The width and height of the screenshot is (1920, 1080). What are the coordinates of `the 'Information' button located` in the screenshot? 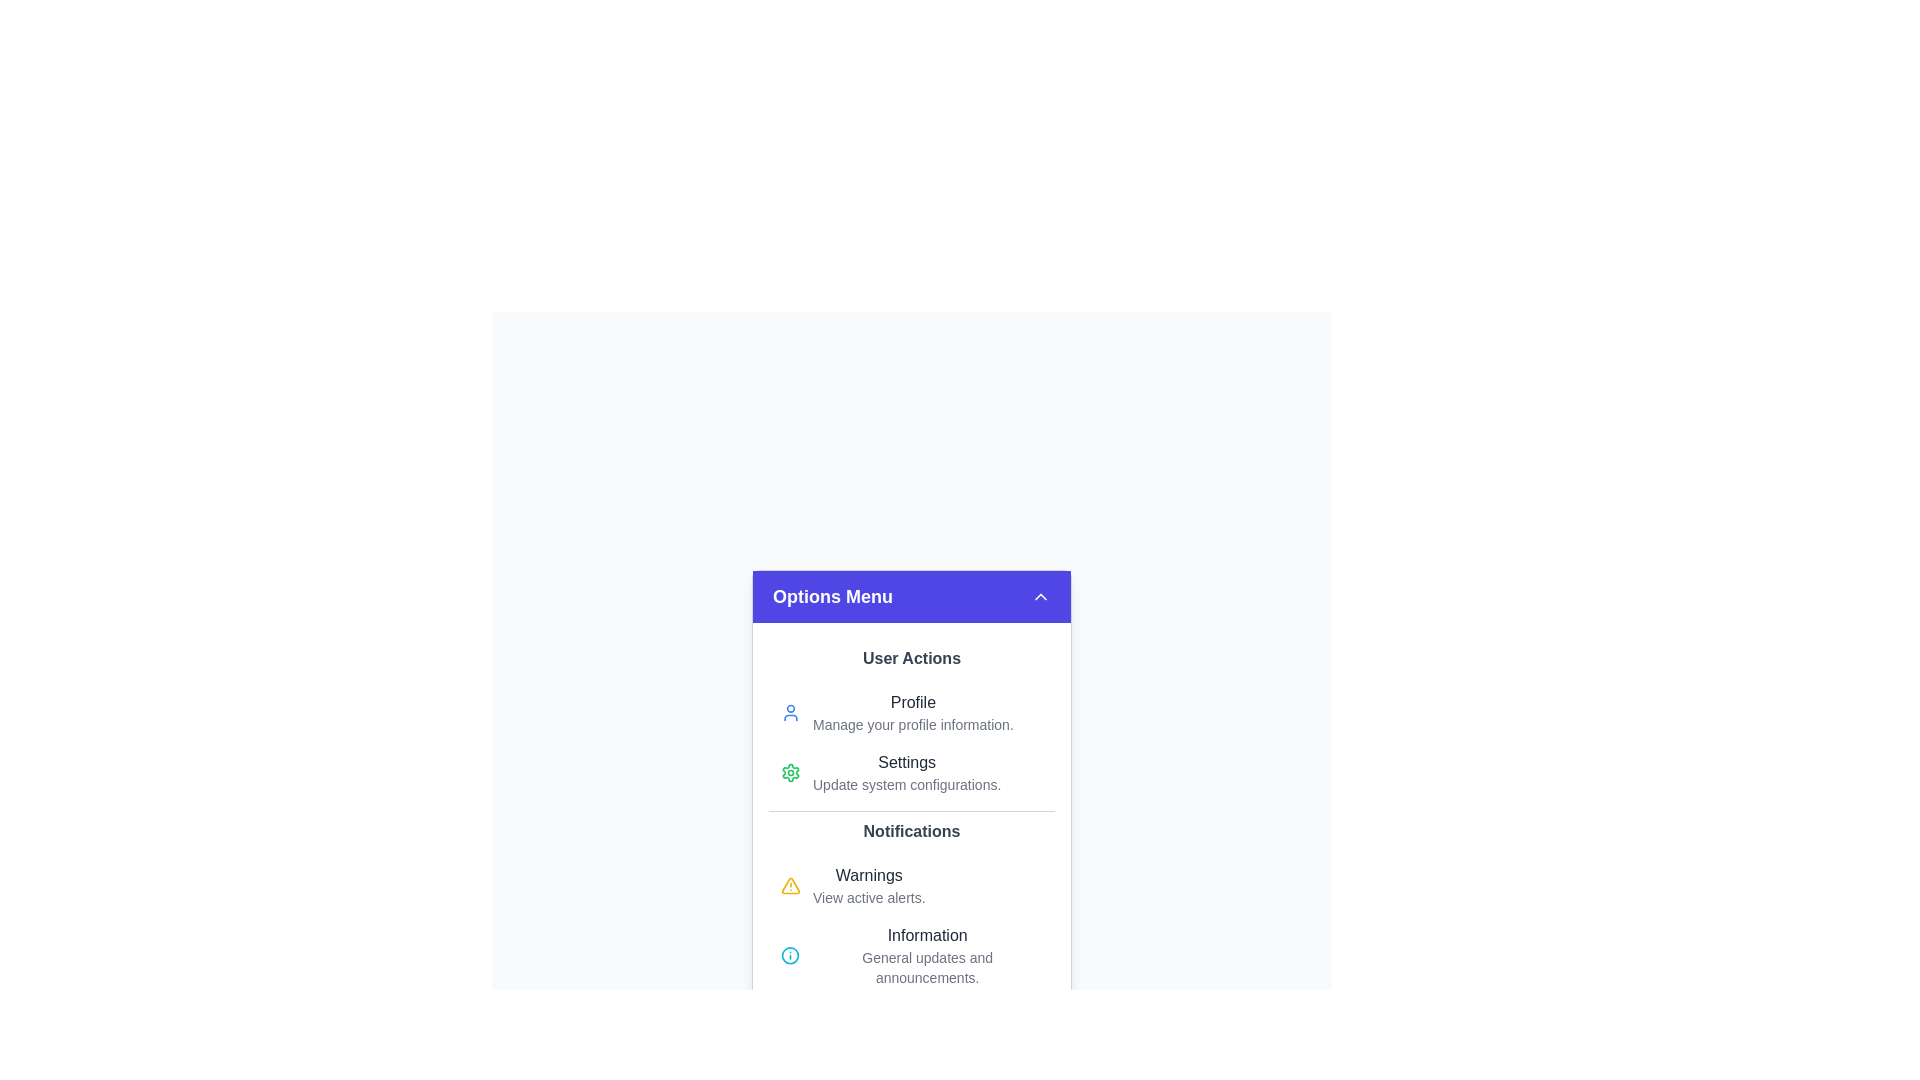 It's located at (911, 955).